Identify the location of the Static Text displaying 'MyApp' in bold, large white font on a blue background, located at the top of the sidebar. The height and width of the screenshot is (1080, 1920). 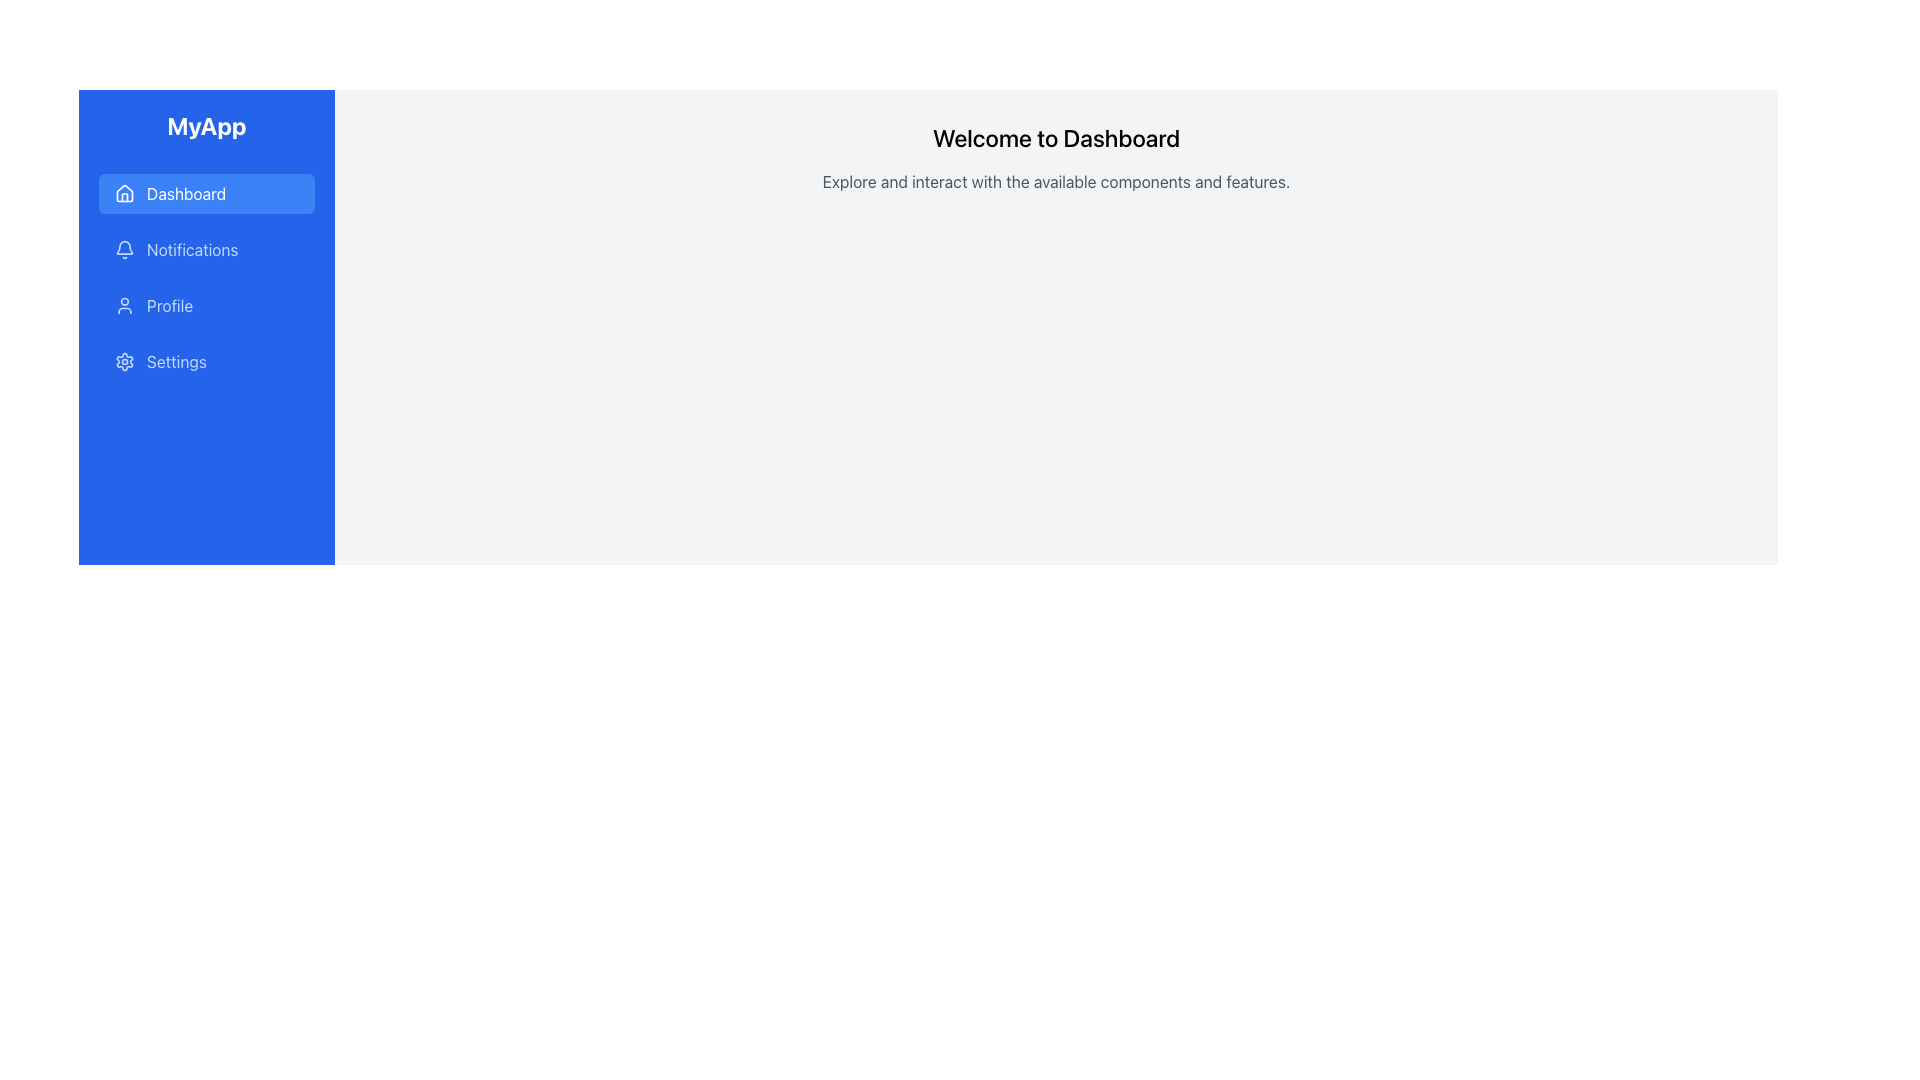
(206, 126).